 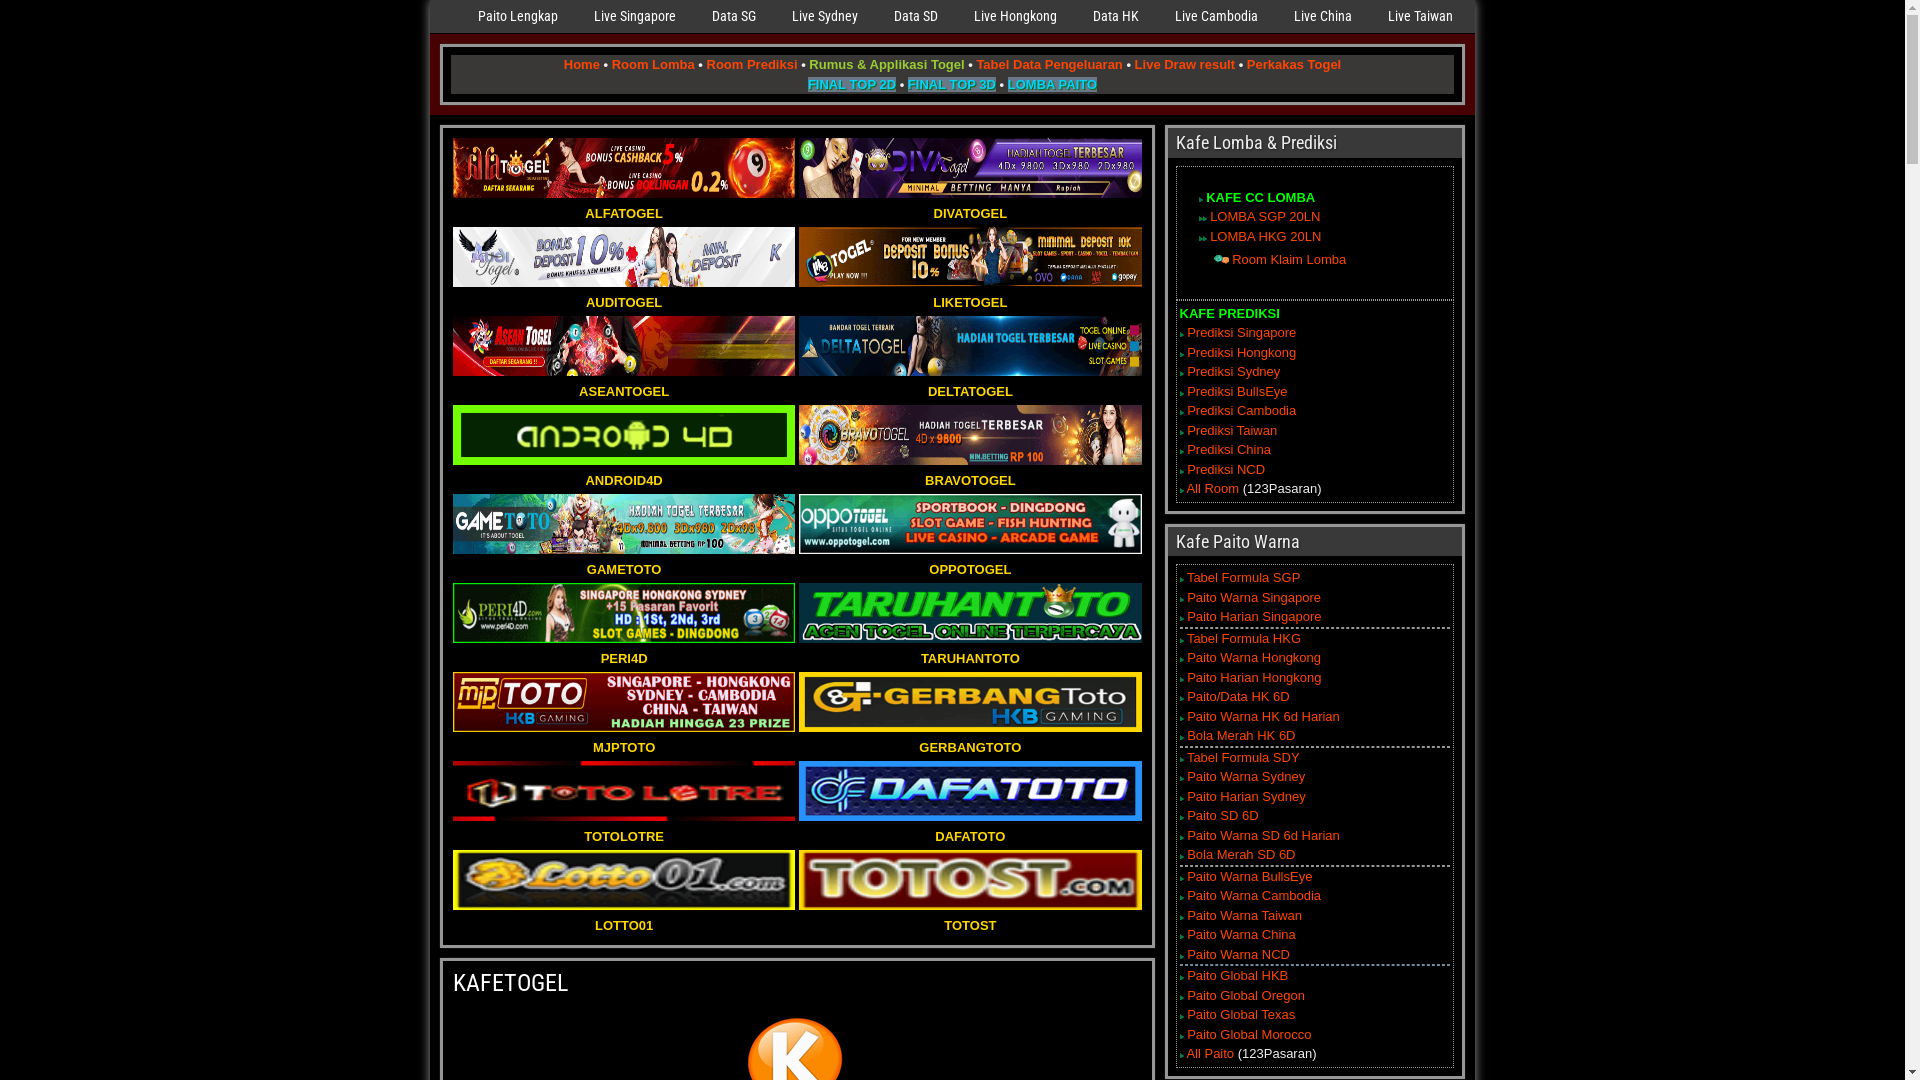 What do you see at coordinates (1242, 577) in the screenshot?
I see `'Tabel Formula SGP'` at bounding box center [1242, 577].